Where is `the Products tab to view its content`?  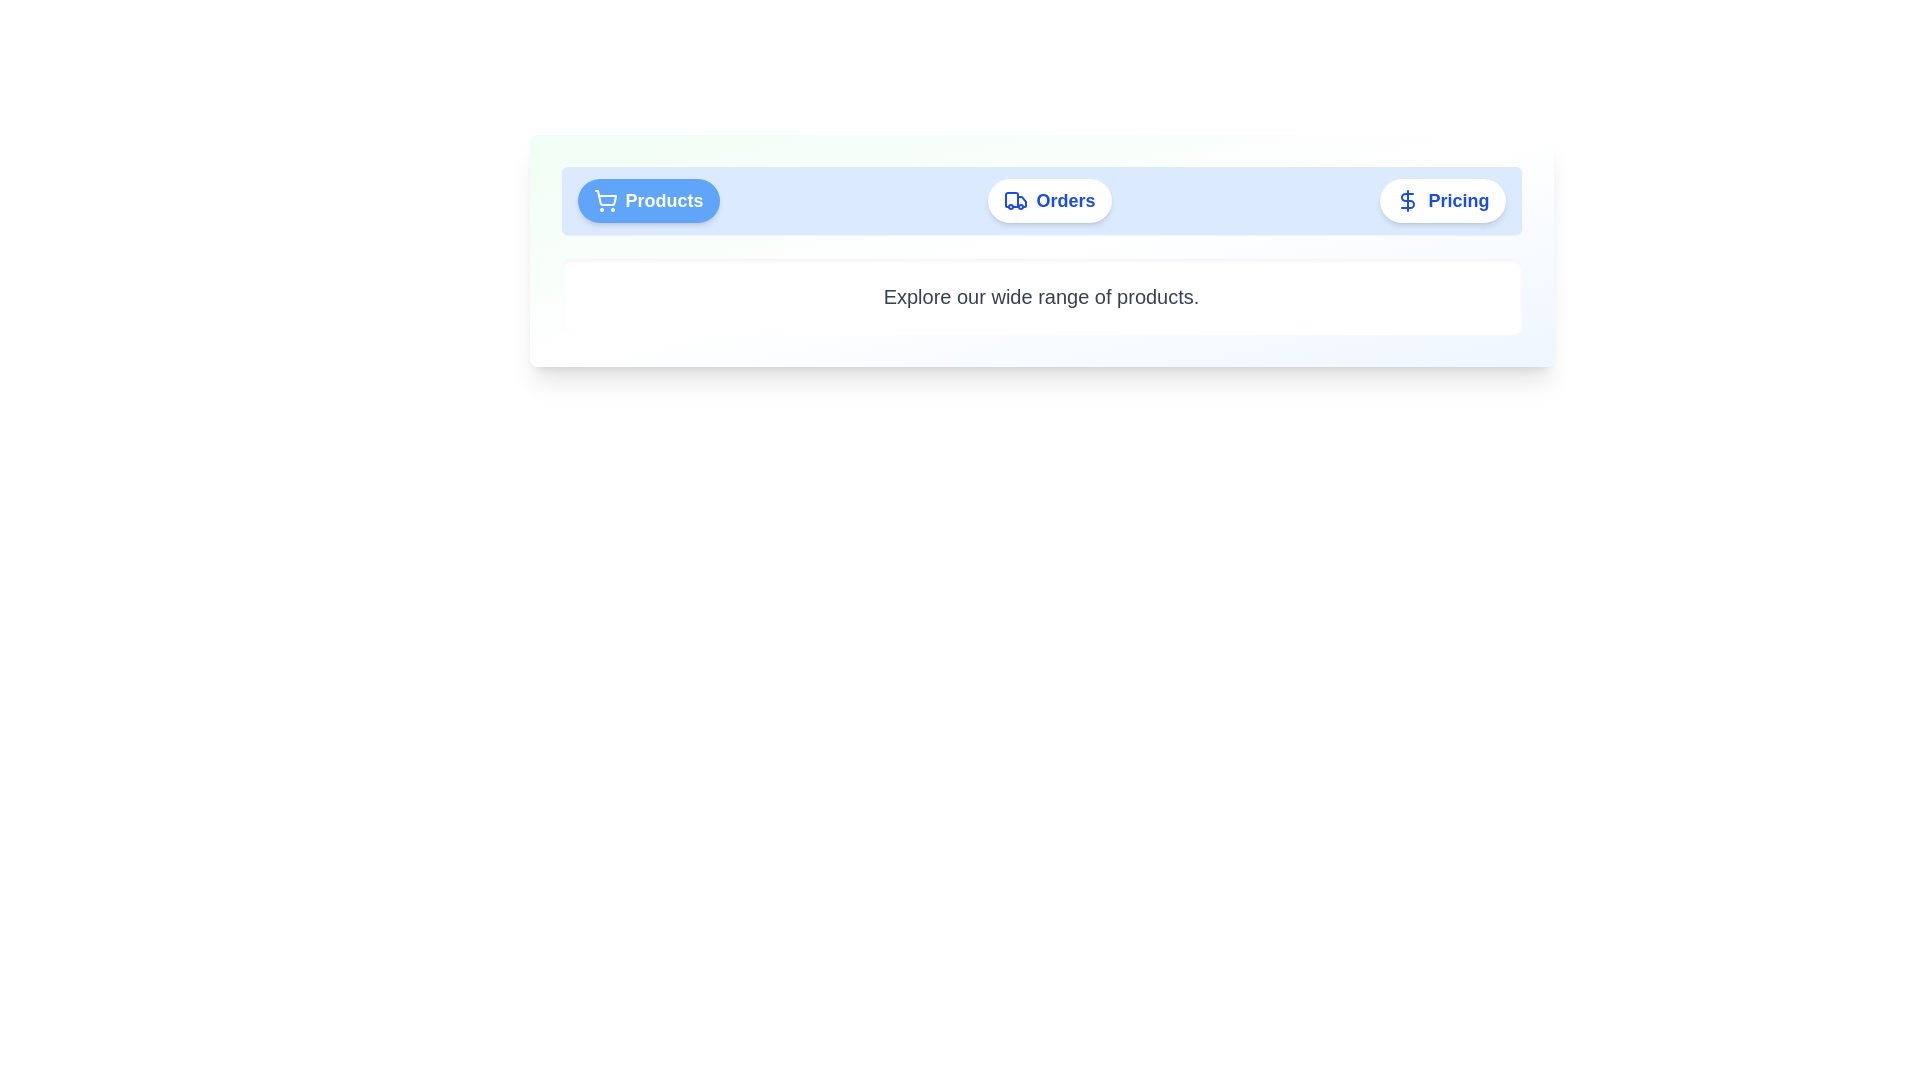 the Products tab to view its content is located at coordinates (648, 200).